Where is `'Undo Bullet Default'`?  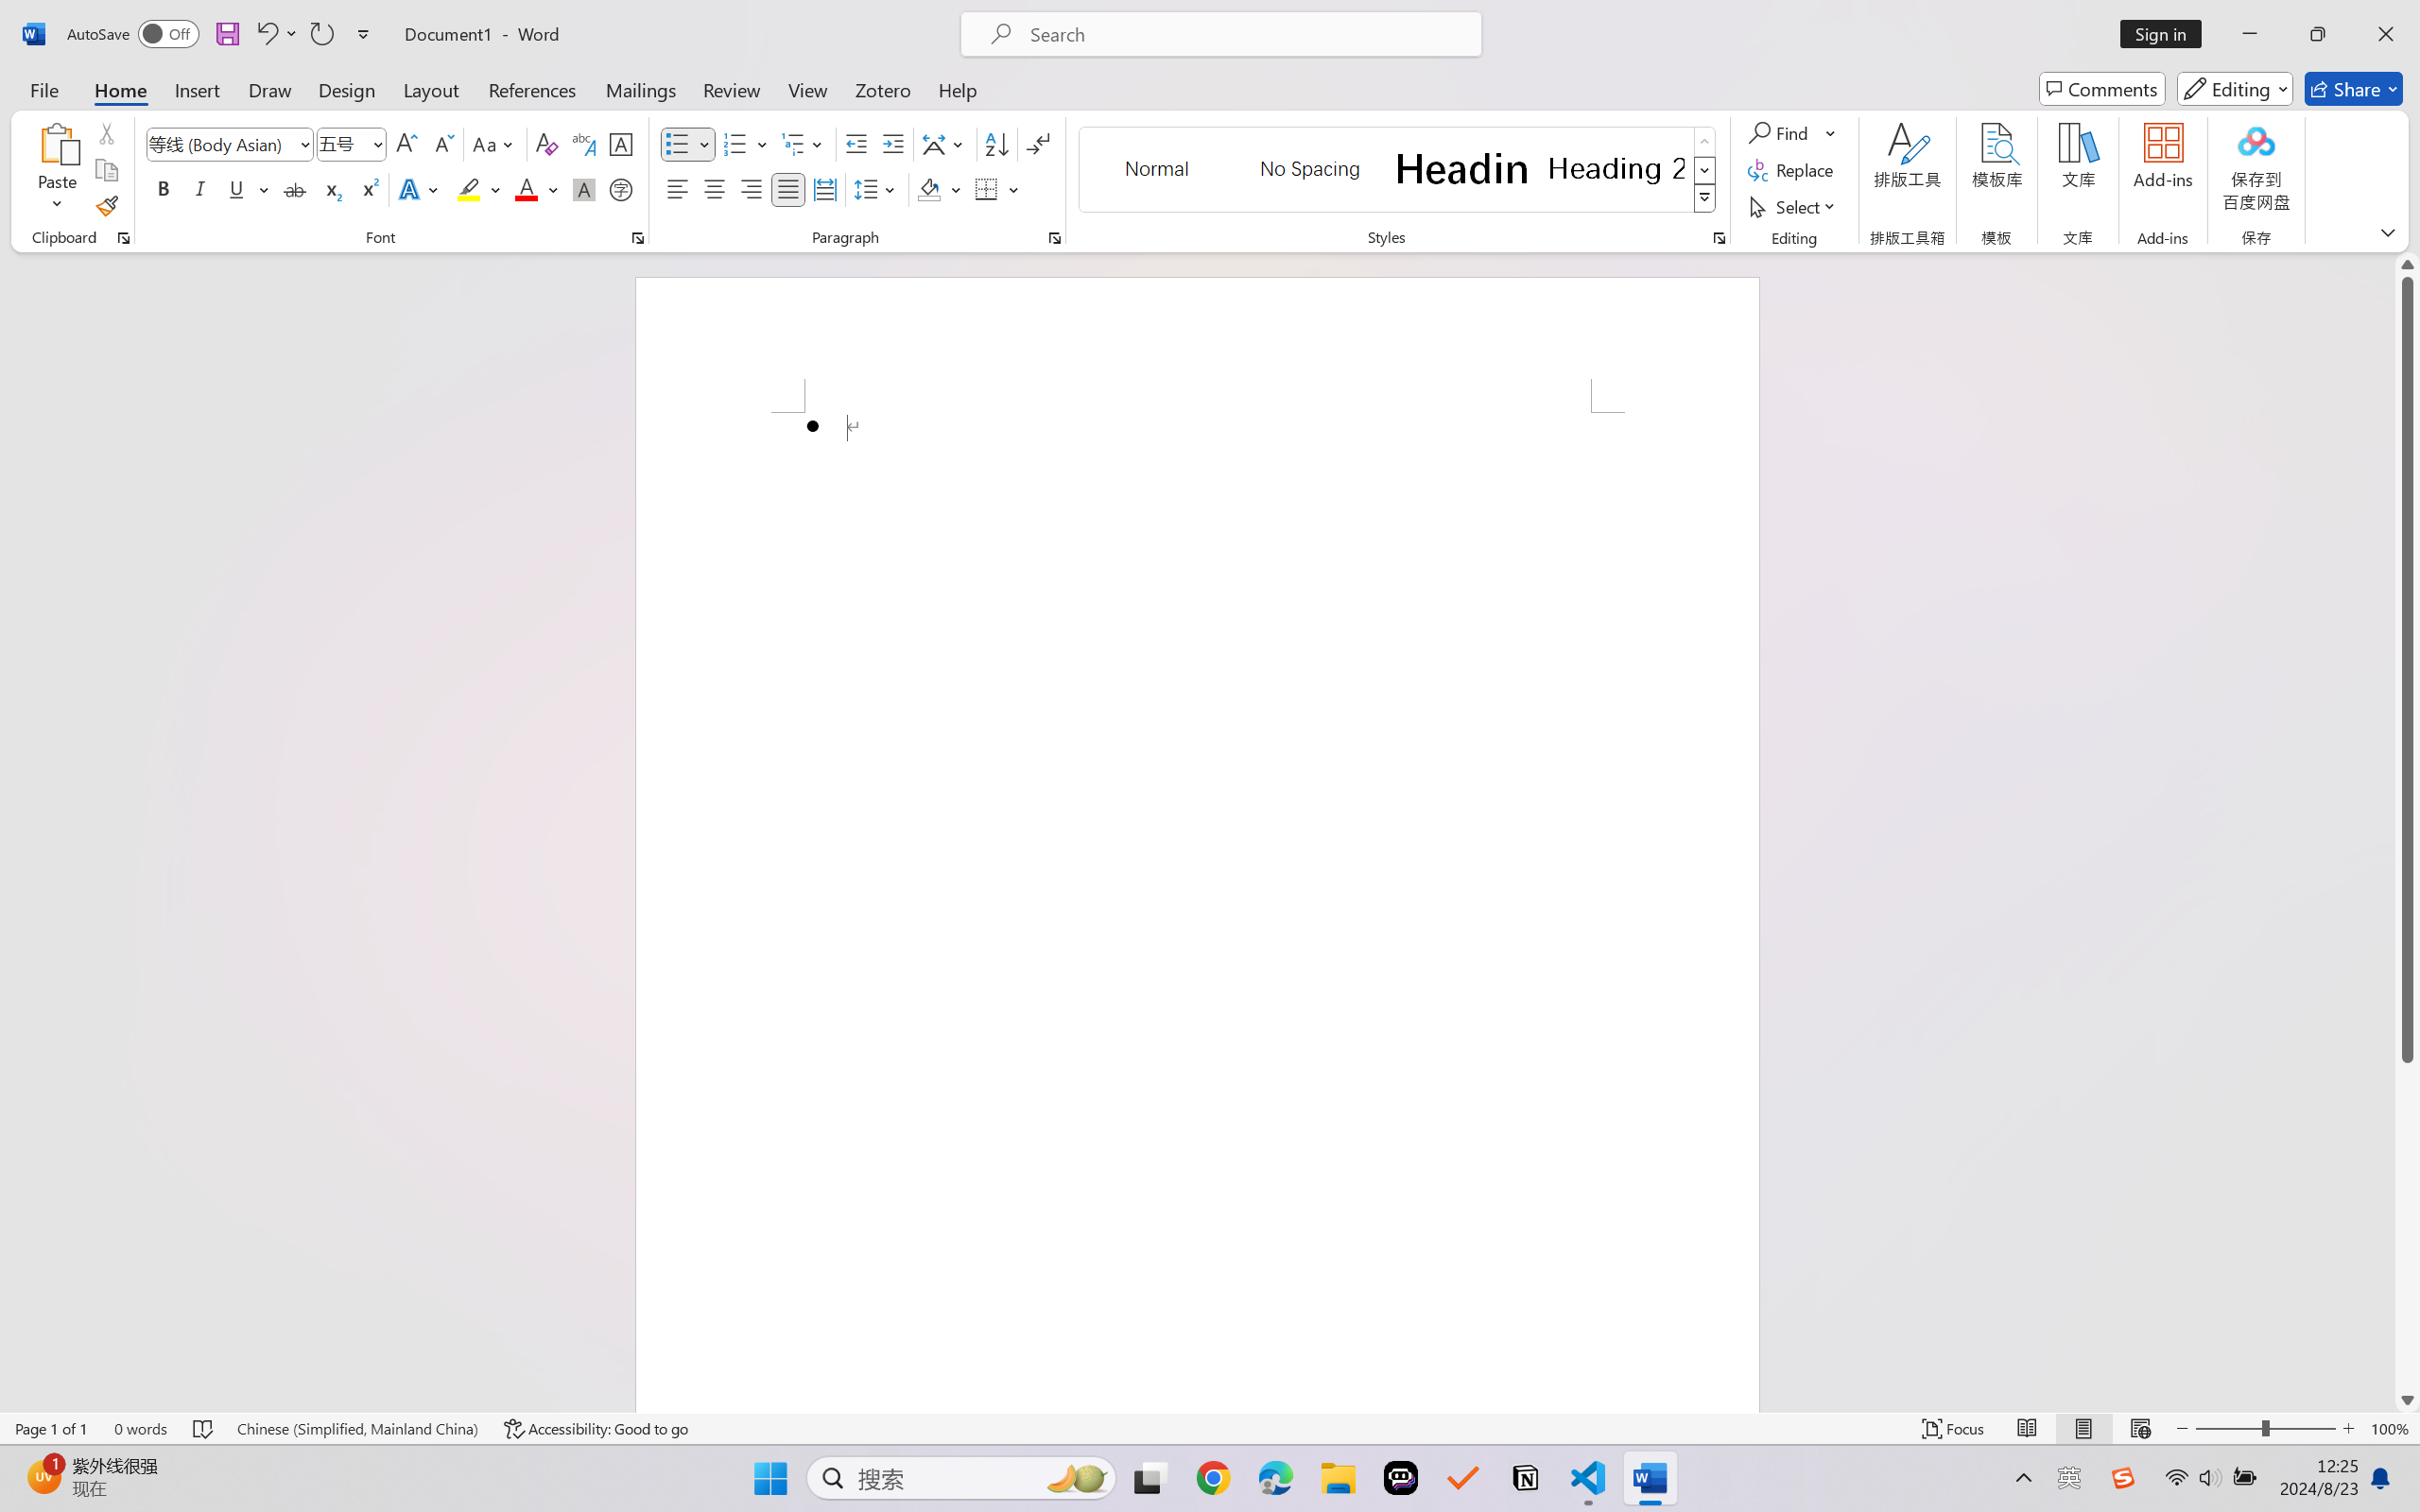
'Undo Bullet Default' is located at coordinates (265, 33).